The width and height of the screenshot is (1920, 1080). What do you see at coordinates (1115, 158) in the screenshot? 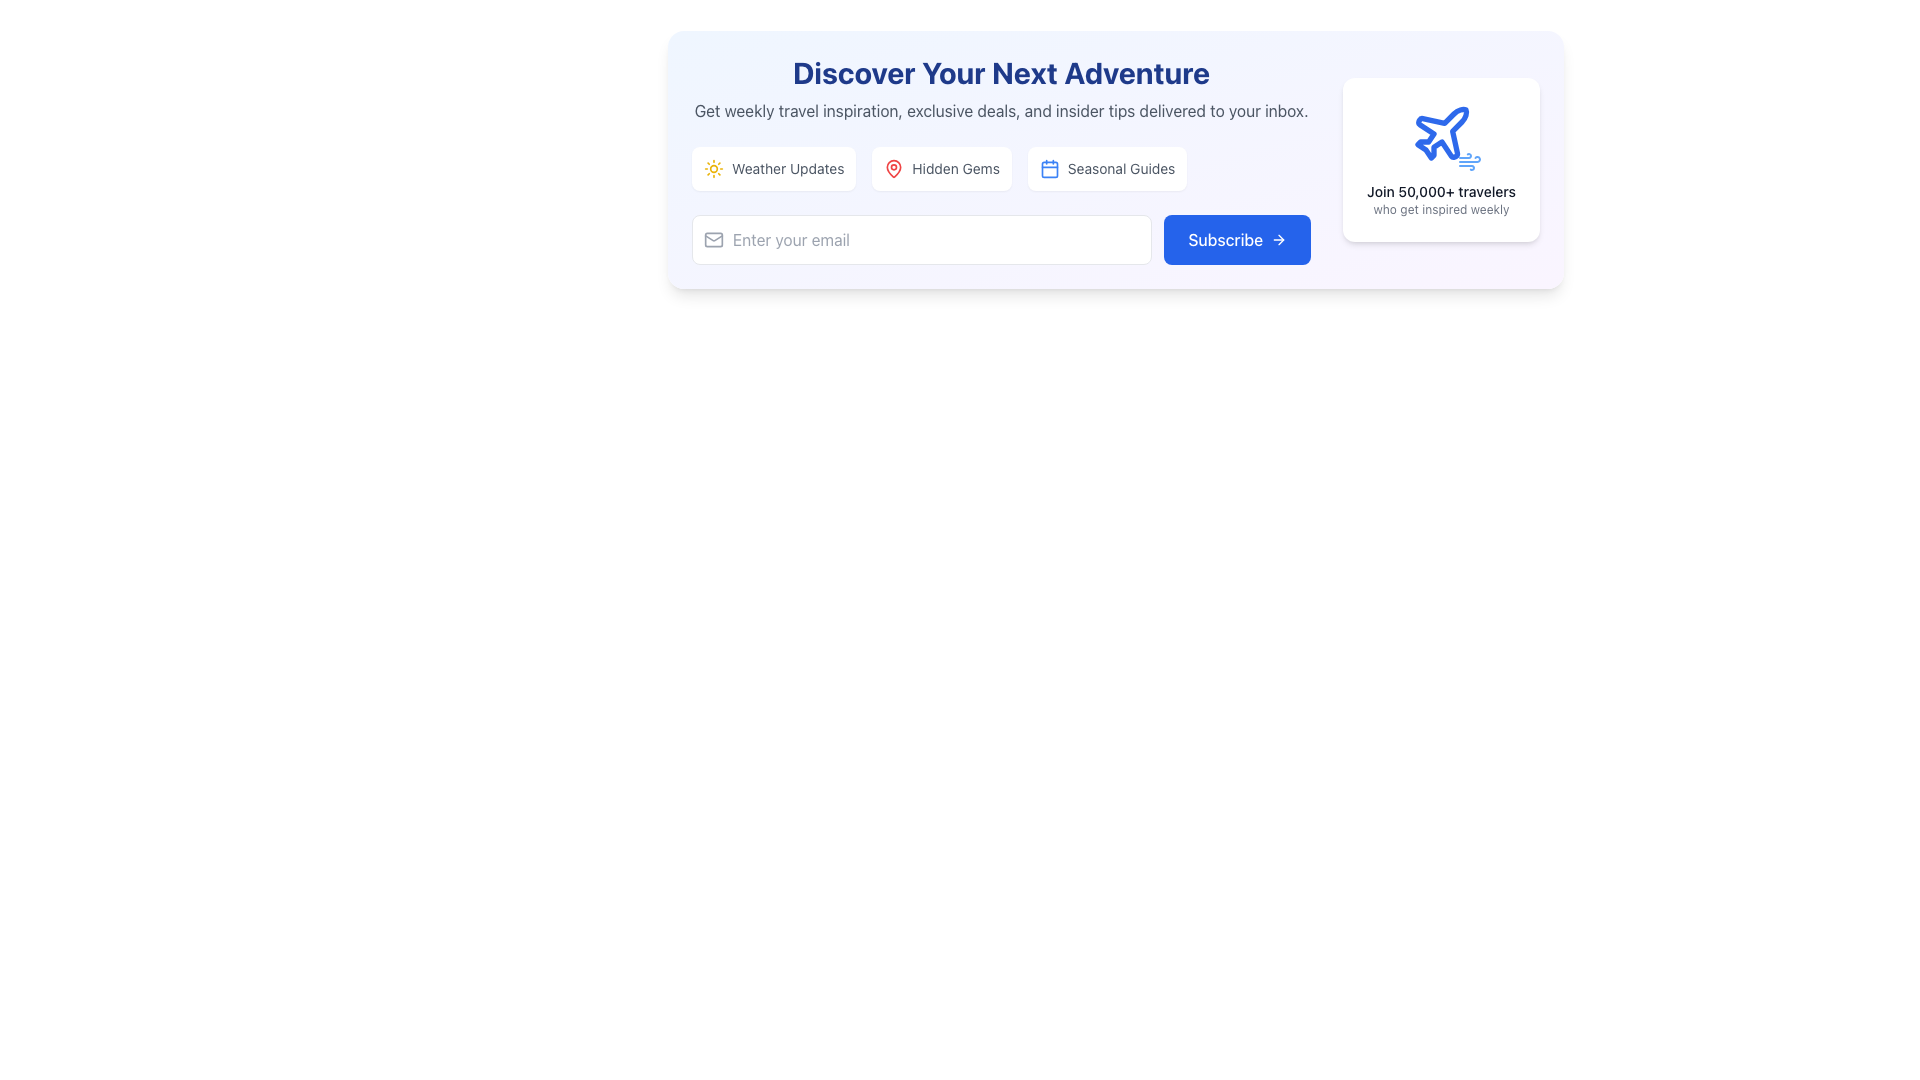
I see `the buttons or links within the Promotional Section that features a blue-to-purple gradient background, rounded corners, and contains travel activity promotions` at bounding box center [1115, 158].